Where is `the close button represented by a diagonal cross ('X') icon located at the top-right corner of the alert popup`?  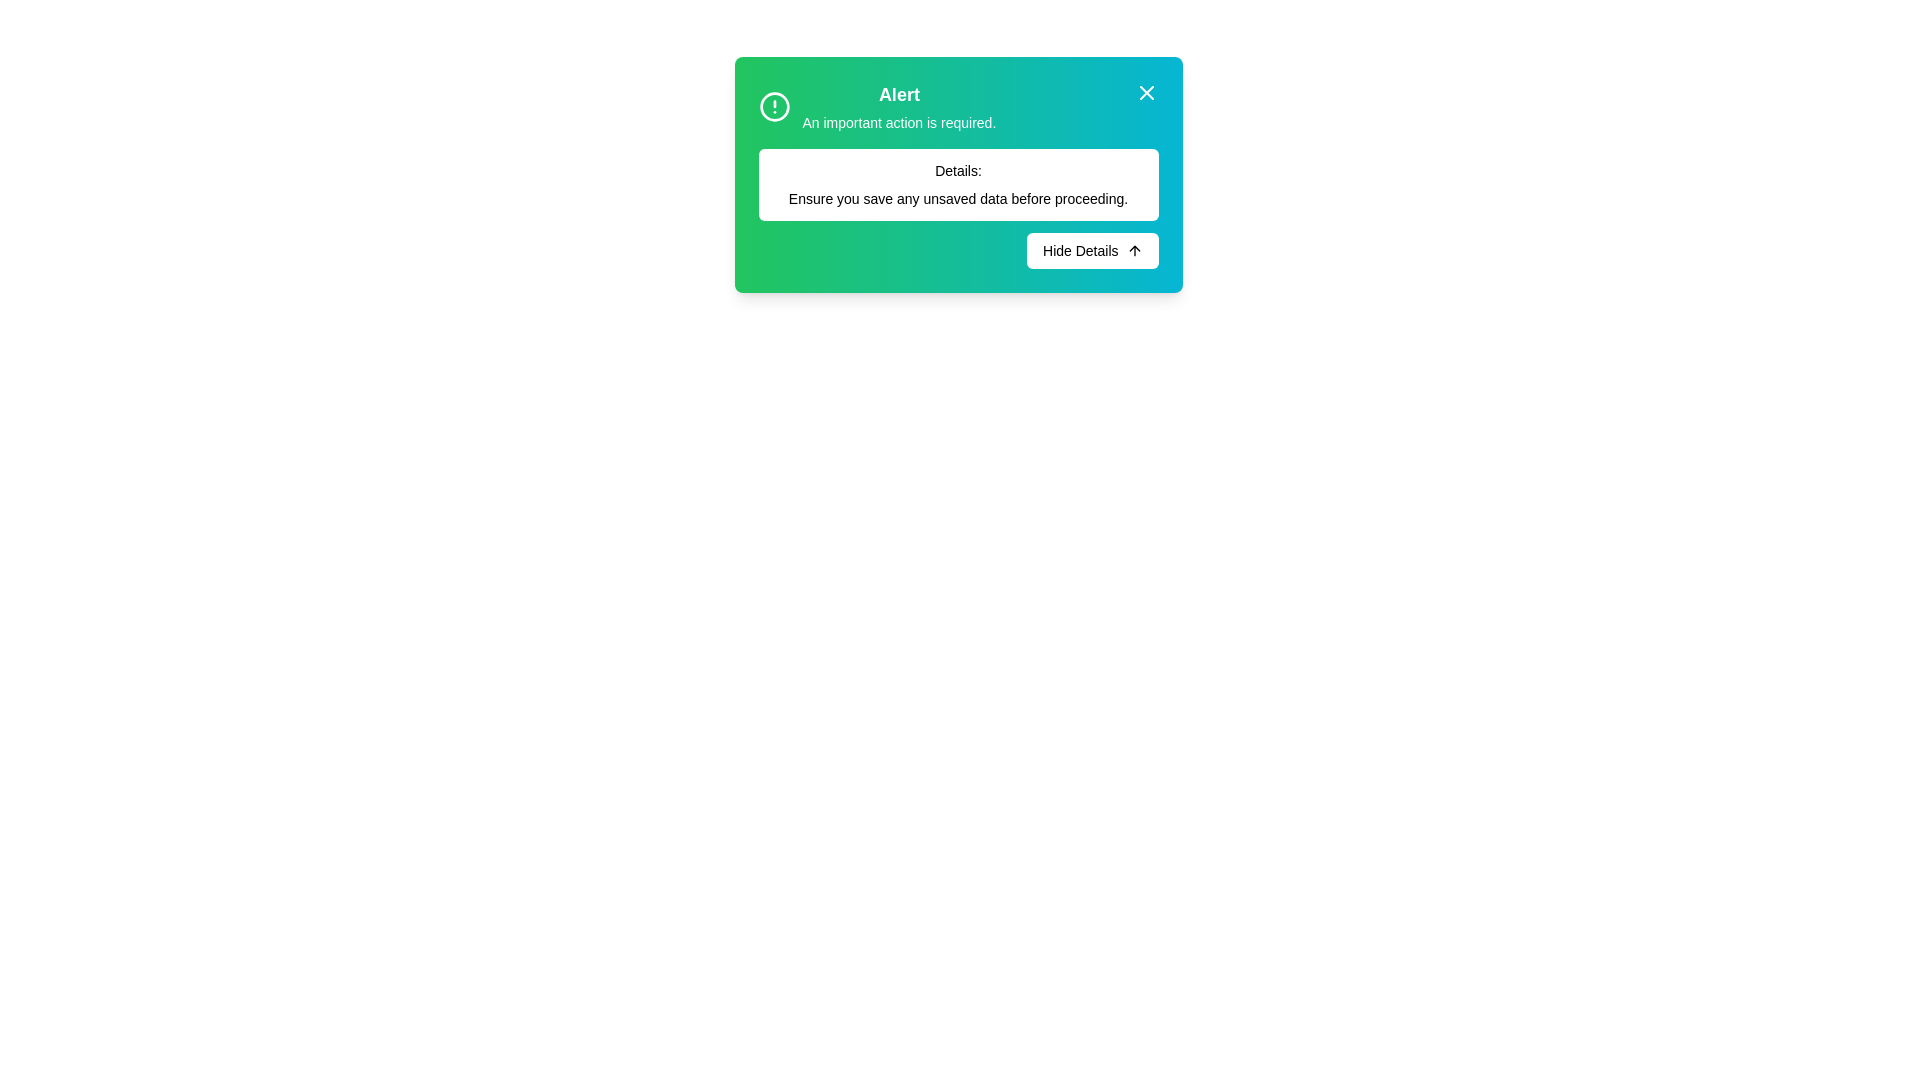
the close button represented by a diagonal cross ('X') icon located at the top-right corner of the alert popup is located at coordinates (1146, 92).